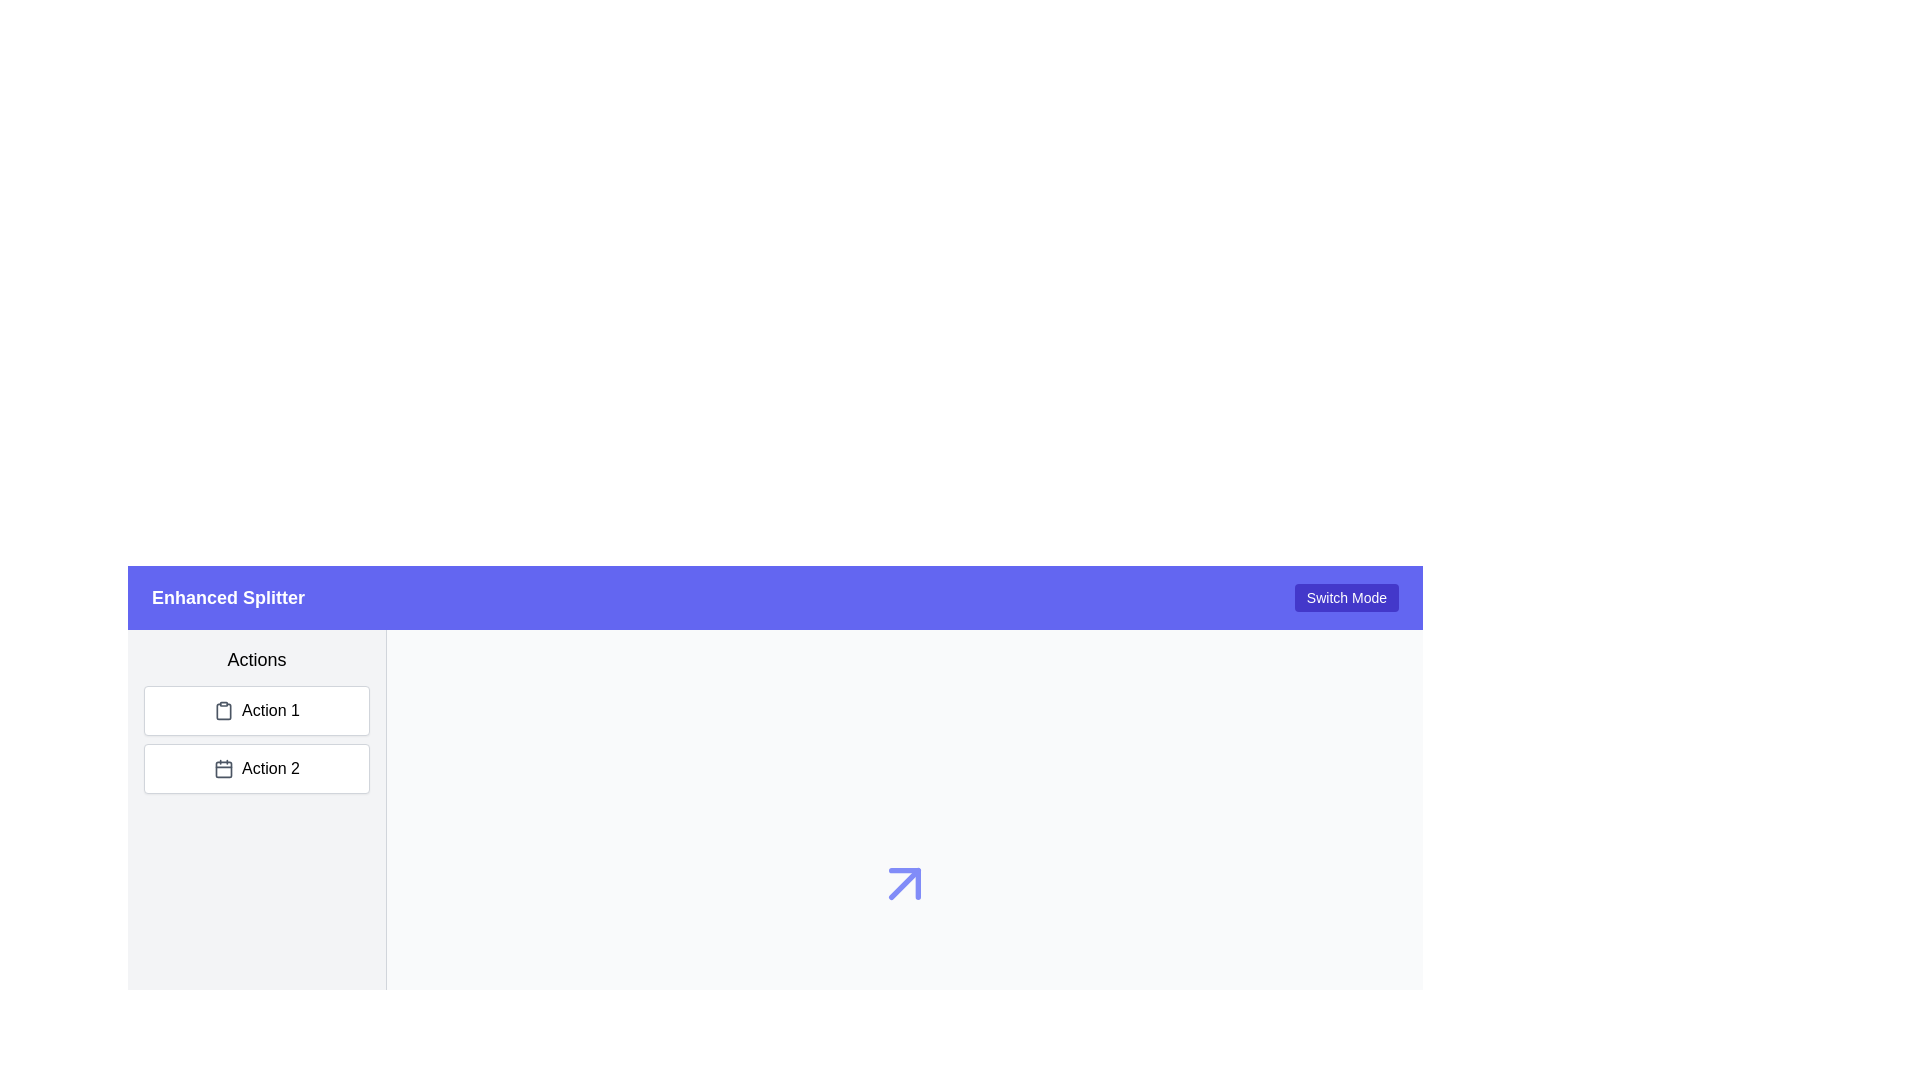  What do you see at coordinates (256, 709) in the screenshot?
I see `the actionable button labeled 'Action 1' located in the 'Actions' section on the left panel` at bounding box center [256, 709].